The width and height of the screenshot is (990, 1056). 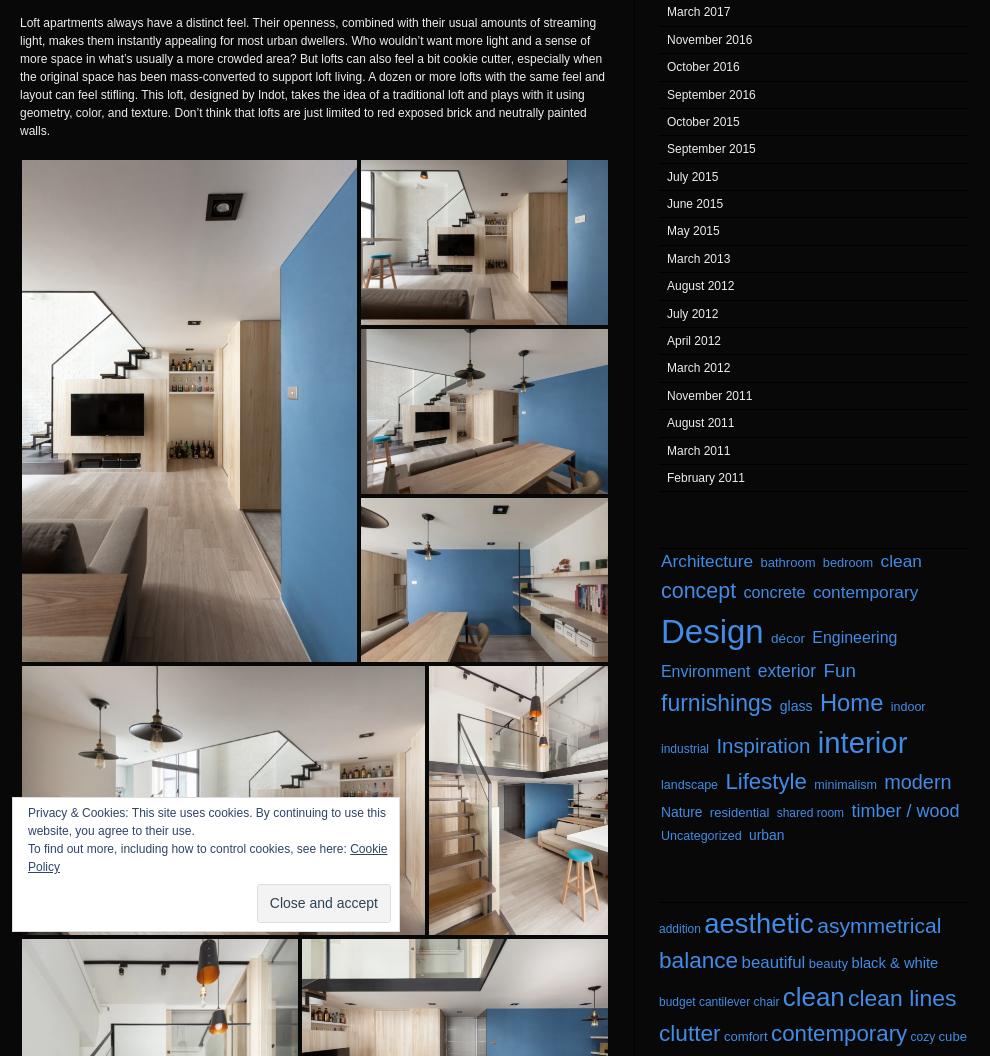 I want to click on 'décor', so click(x=788, y=637).